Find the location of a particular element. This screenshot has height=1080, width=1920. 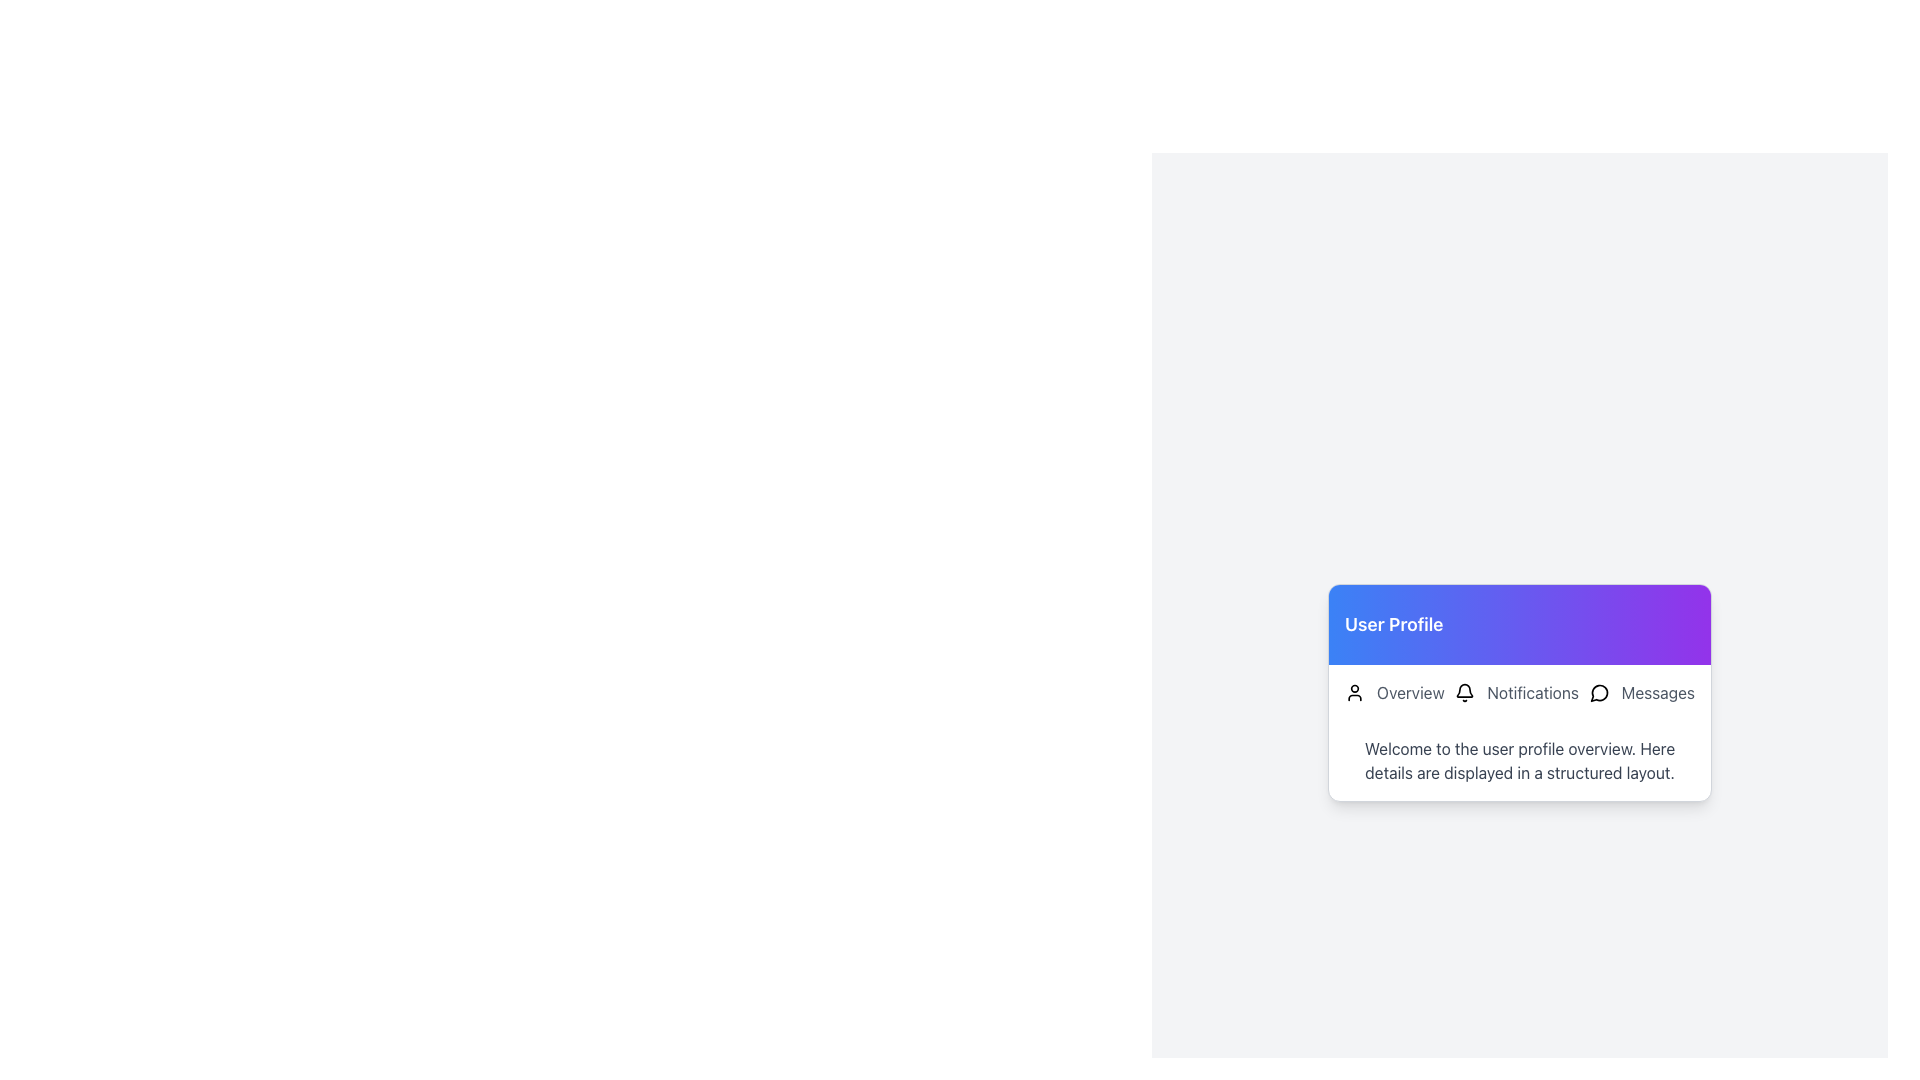

the 'Notifications' button, which features a bell icon on the left and muted gray text is located at coordinates (1517, 692).